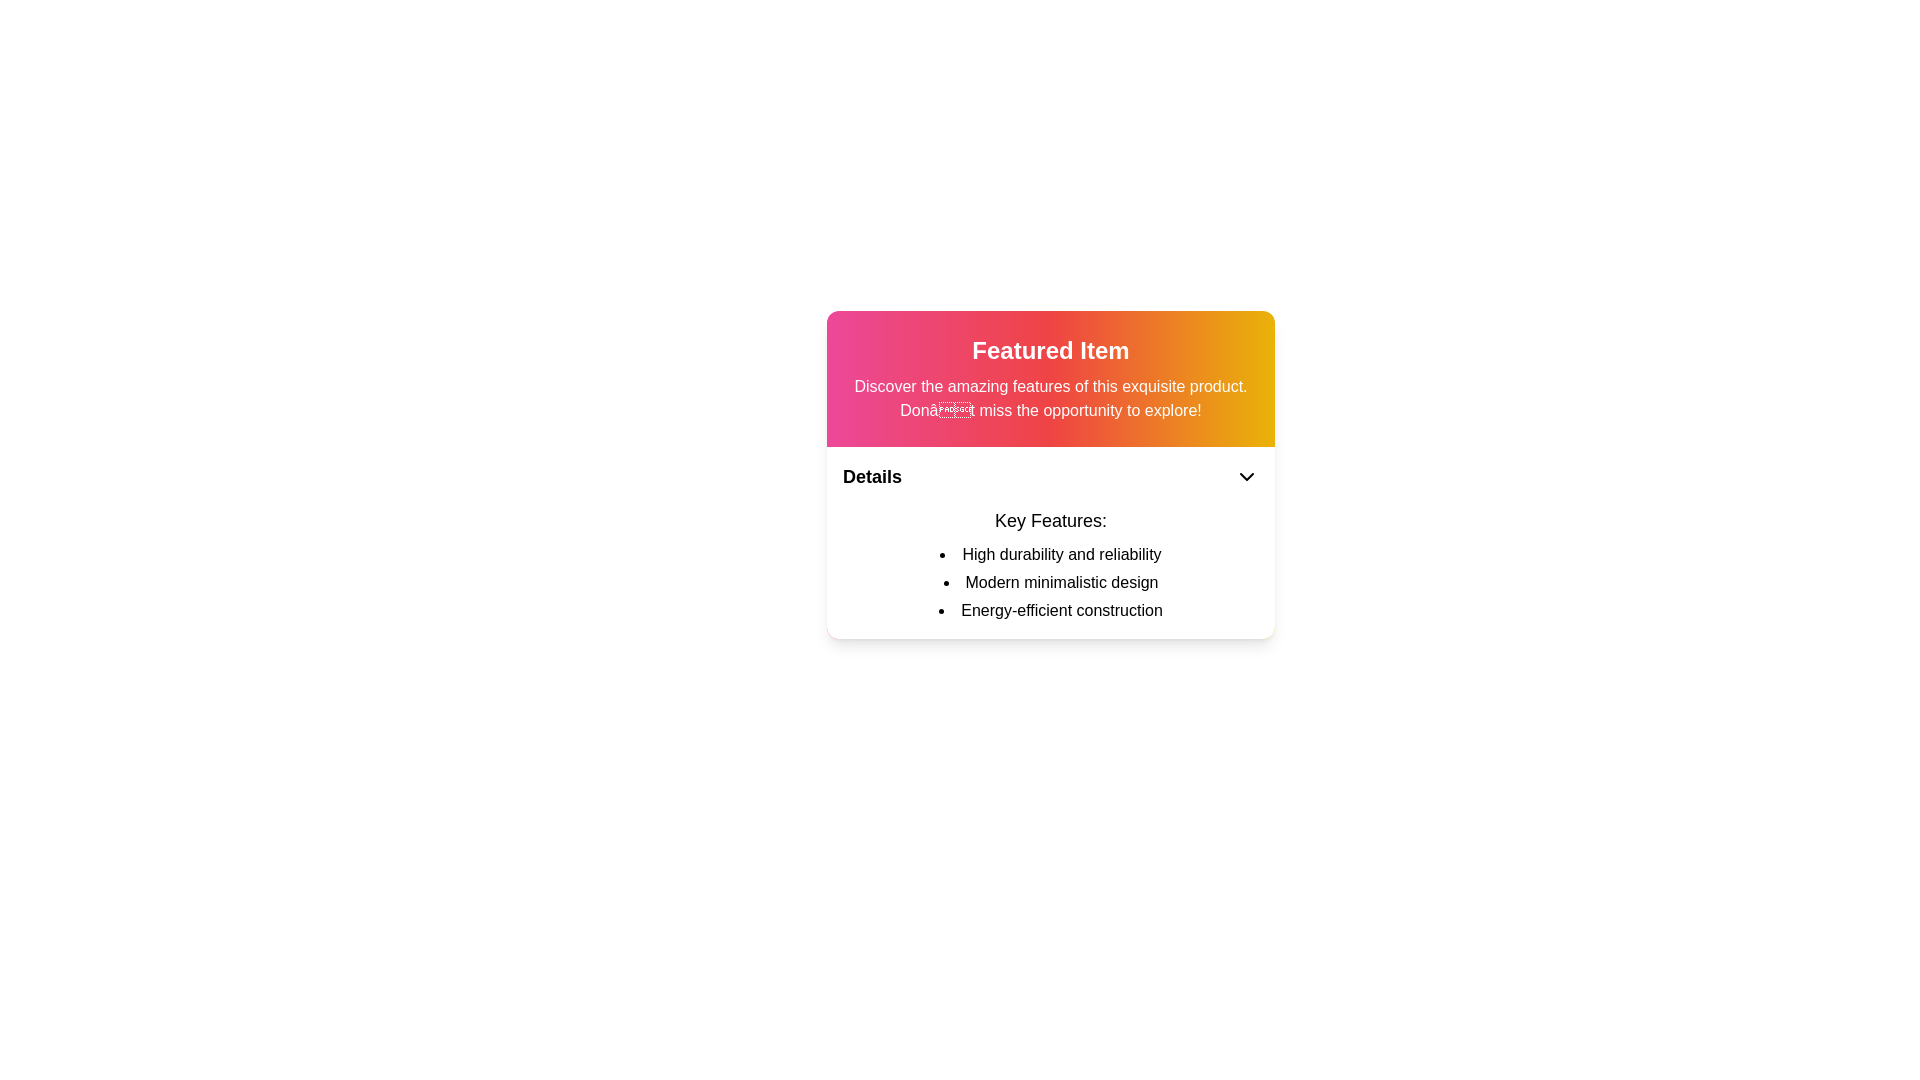 Image resolution: width=1920 pixels, height=1080 pixels. Describe the element at coordinates (1050, 350) in the screenshot. I see `the title or heading element that summarizes the content below it, located at the top of the section` at that location.